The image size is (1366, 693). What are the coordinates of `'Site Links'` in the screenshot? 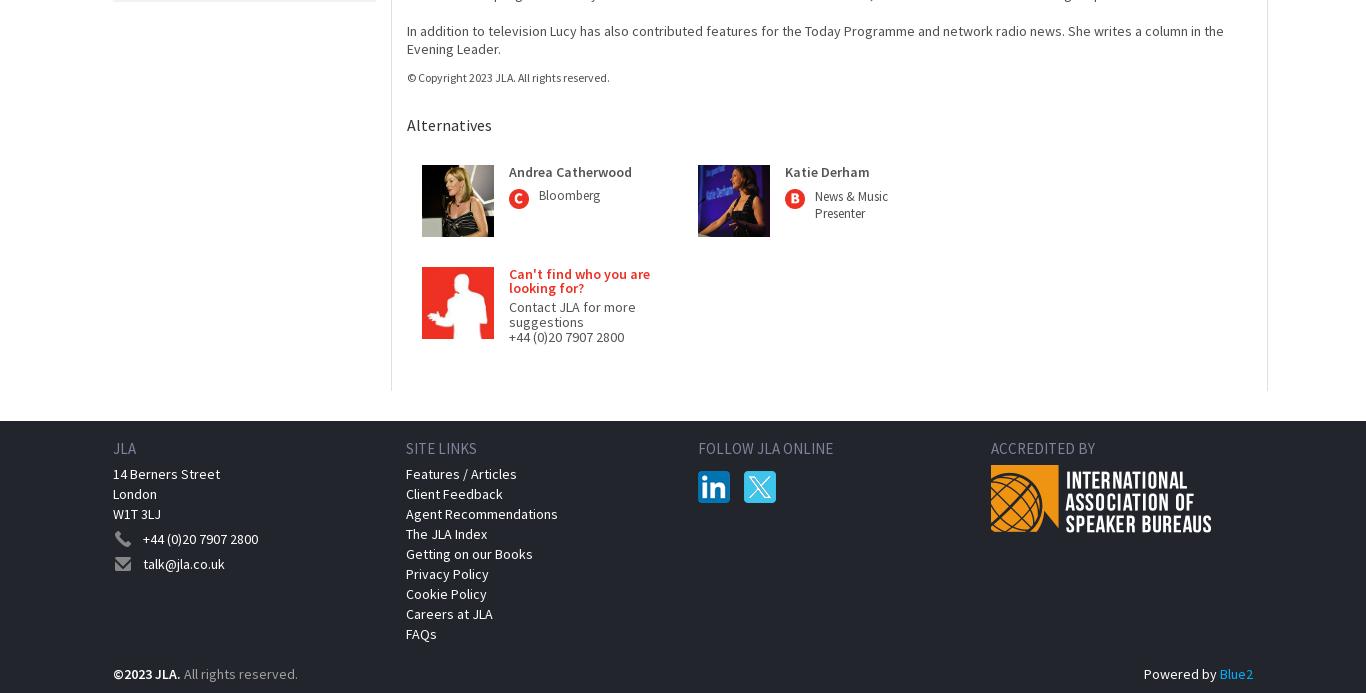 It's located at (439, 446).